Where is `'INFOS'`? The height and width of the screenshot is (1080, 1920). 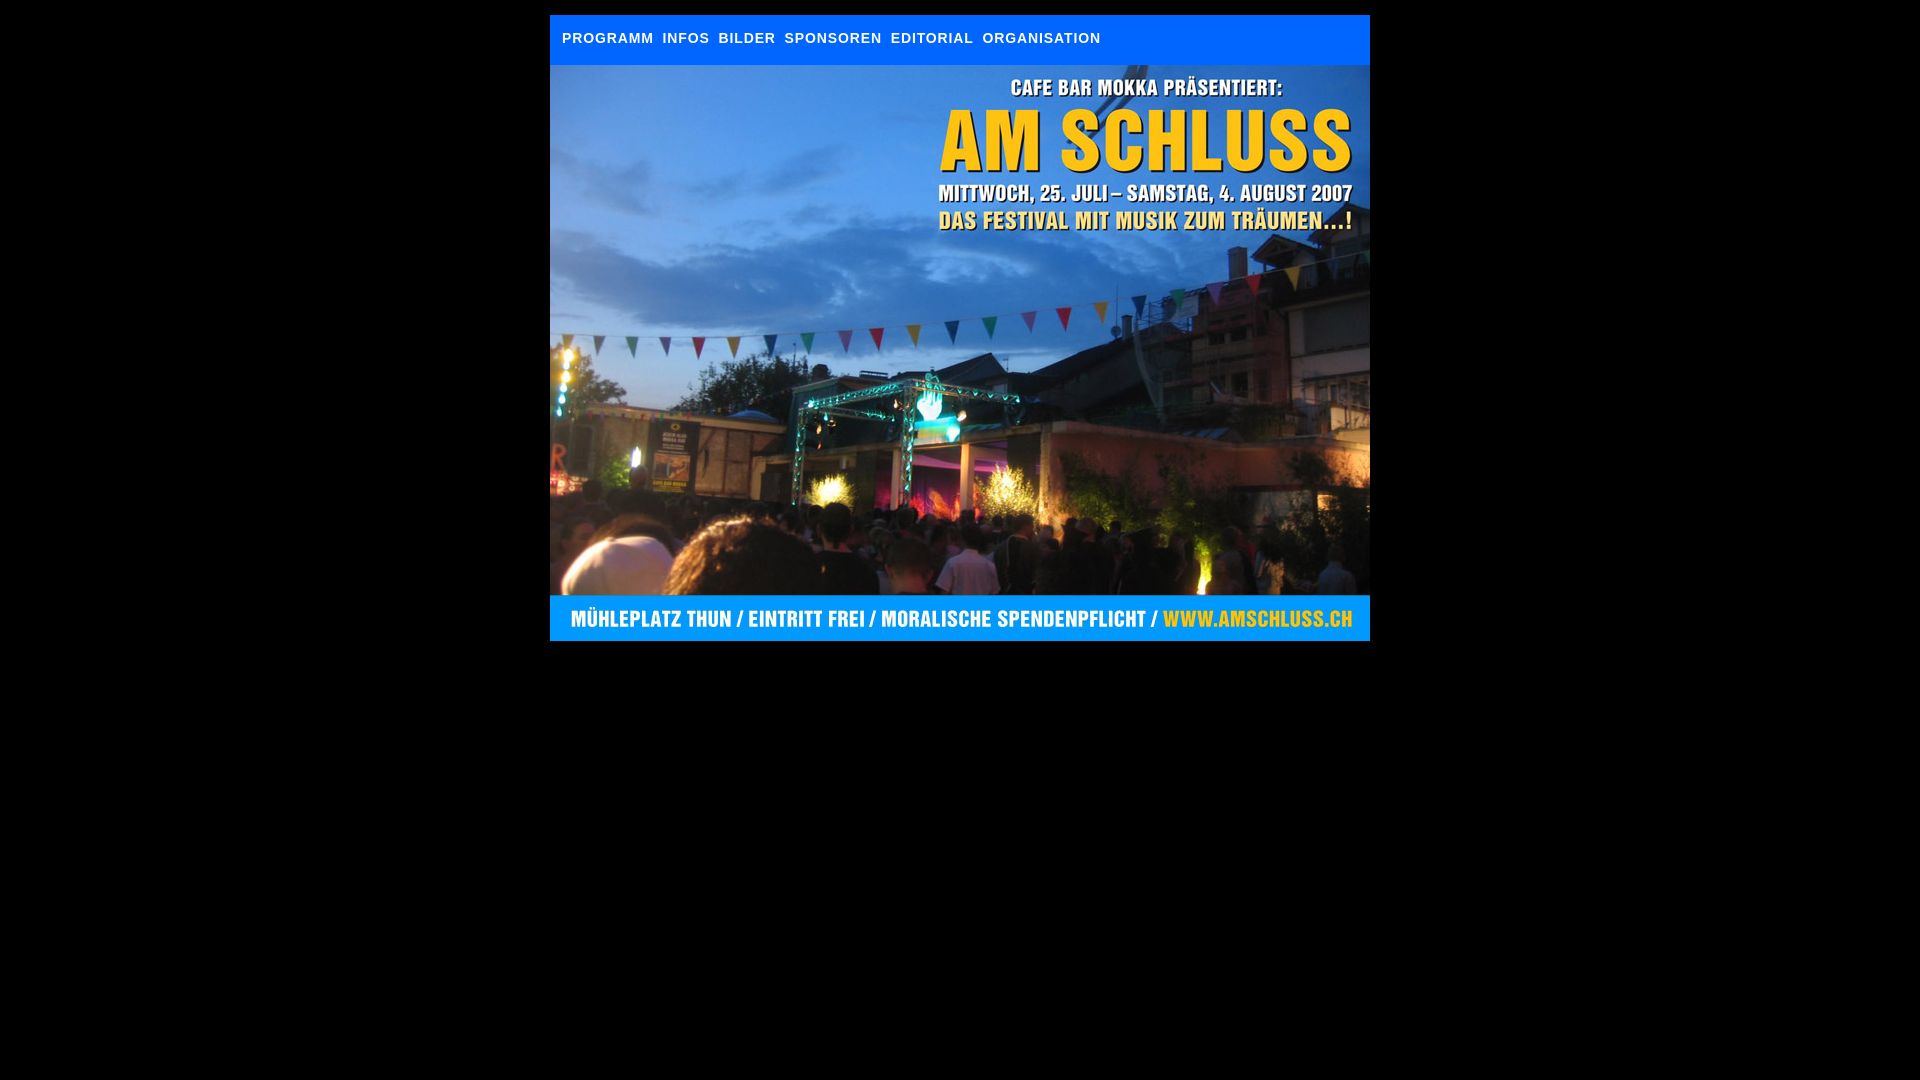
'INFOS' is located at coordinates (686, 38).